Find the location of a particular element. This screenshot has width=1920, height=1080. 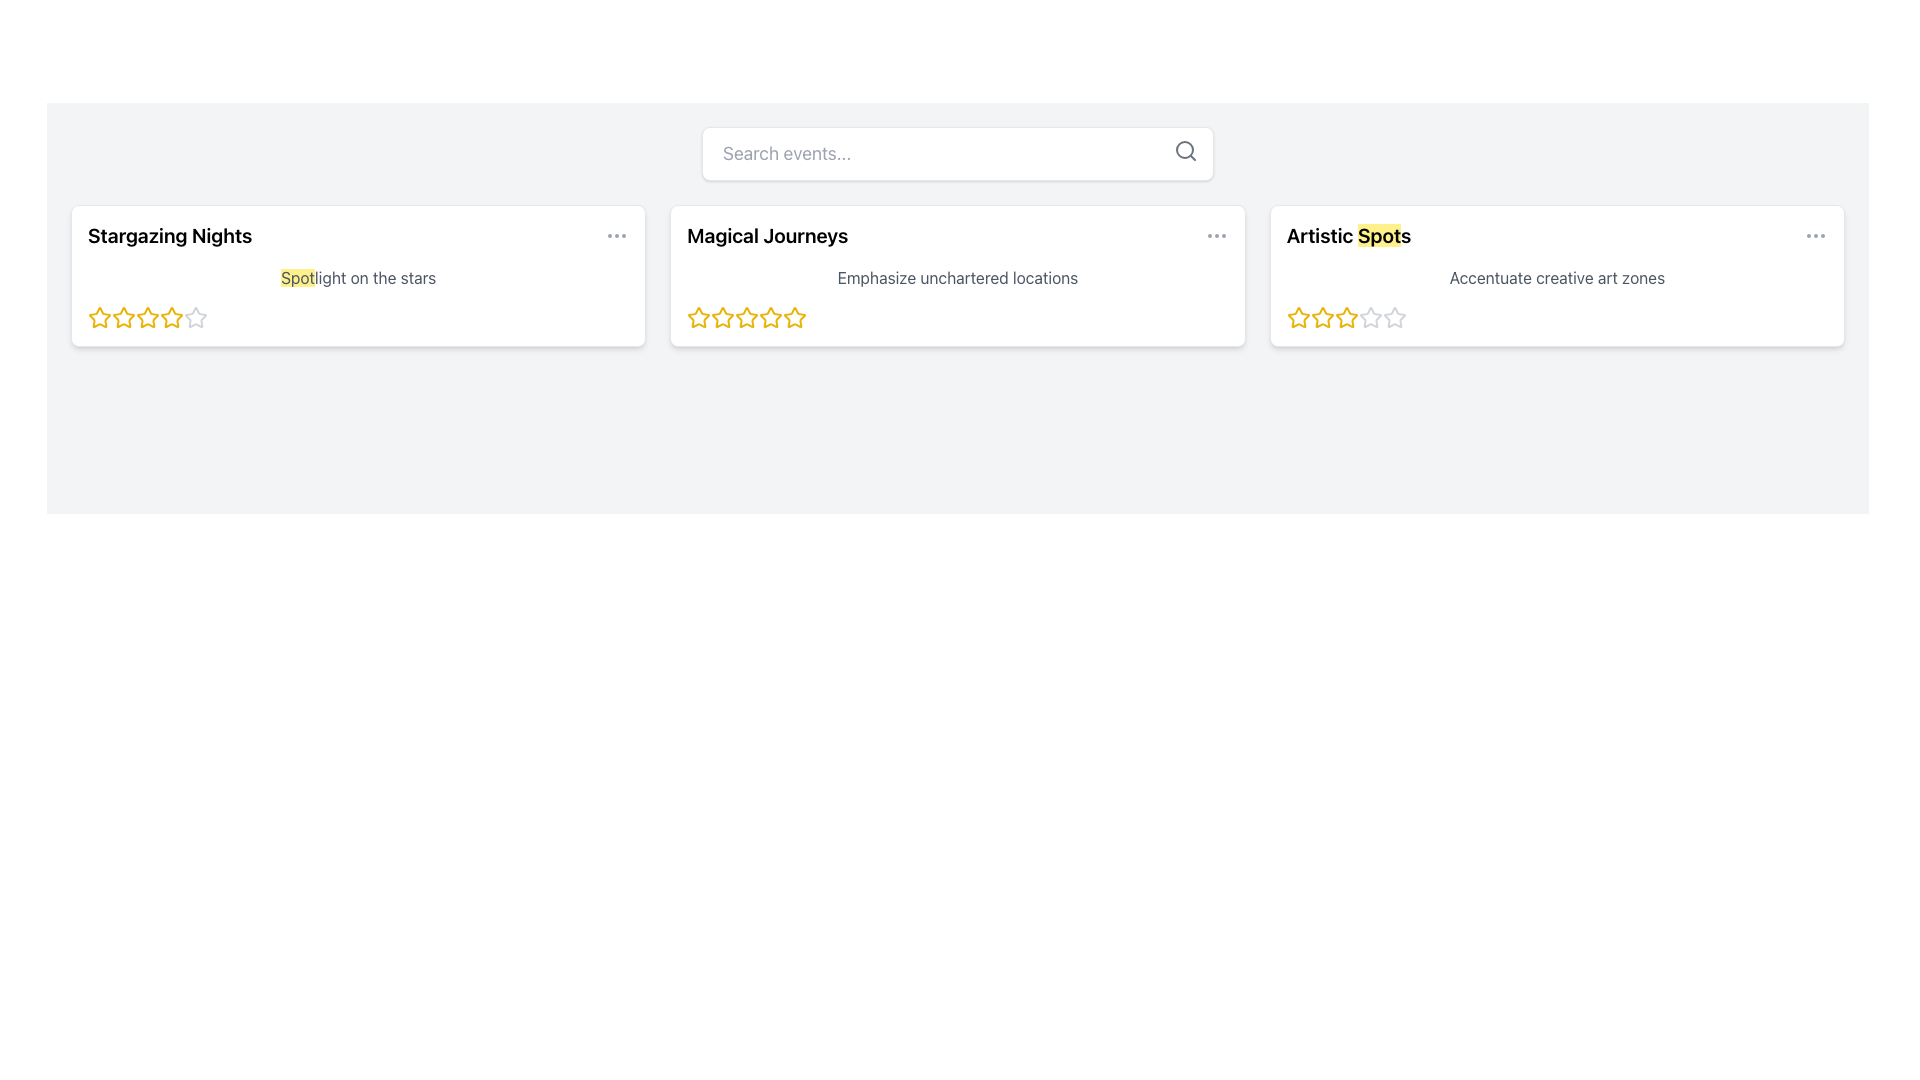

the fifth star-shaped icon with a yellow outline in the second card from the left to observe its tooltip or animation is located at coordinates (794, 316).